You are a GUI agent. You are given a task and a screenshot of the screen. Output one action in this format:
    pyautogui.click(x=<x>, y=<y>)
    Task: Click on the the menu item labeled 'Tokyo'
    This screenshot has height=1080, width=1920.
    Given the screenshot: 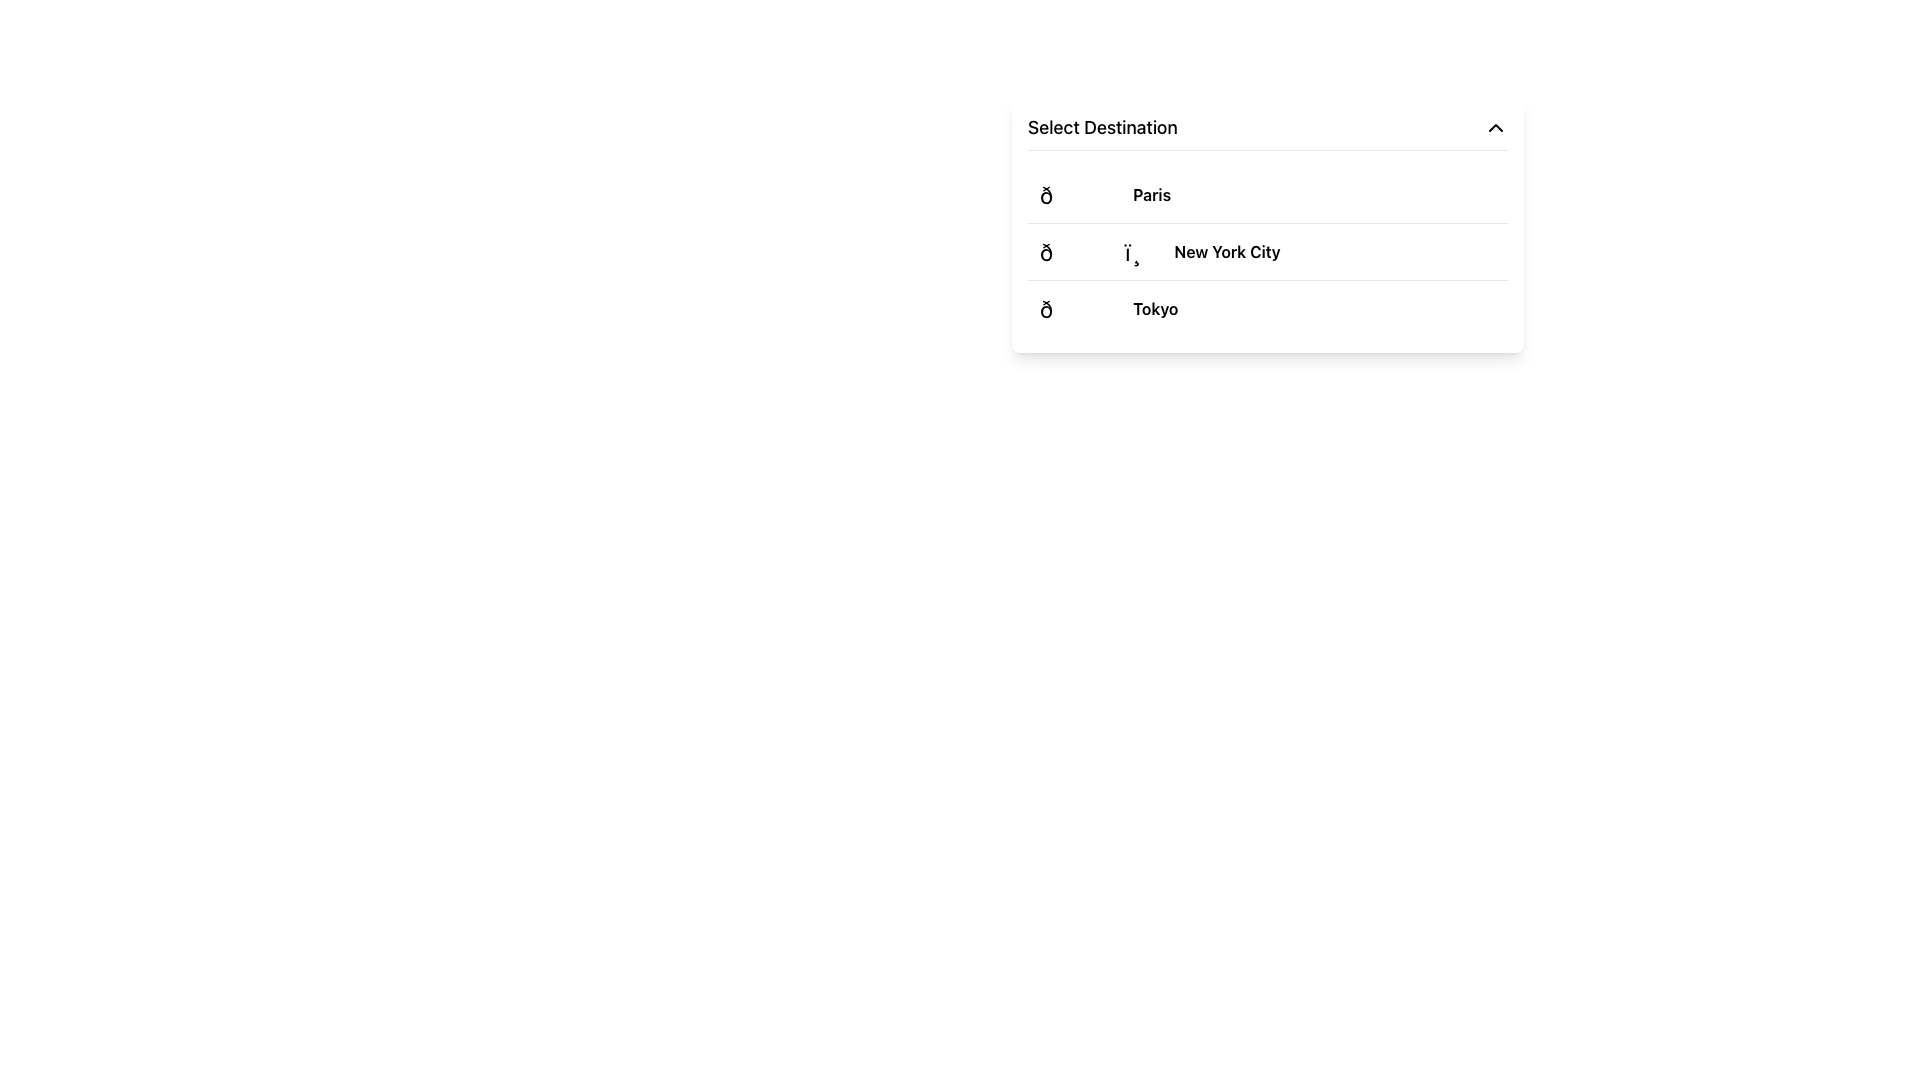 What is the action you would take?
    pyautogui.click(x=1266, y=308)
    